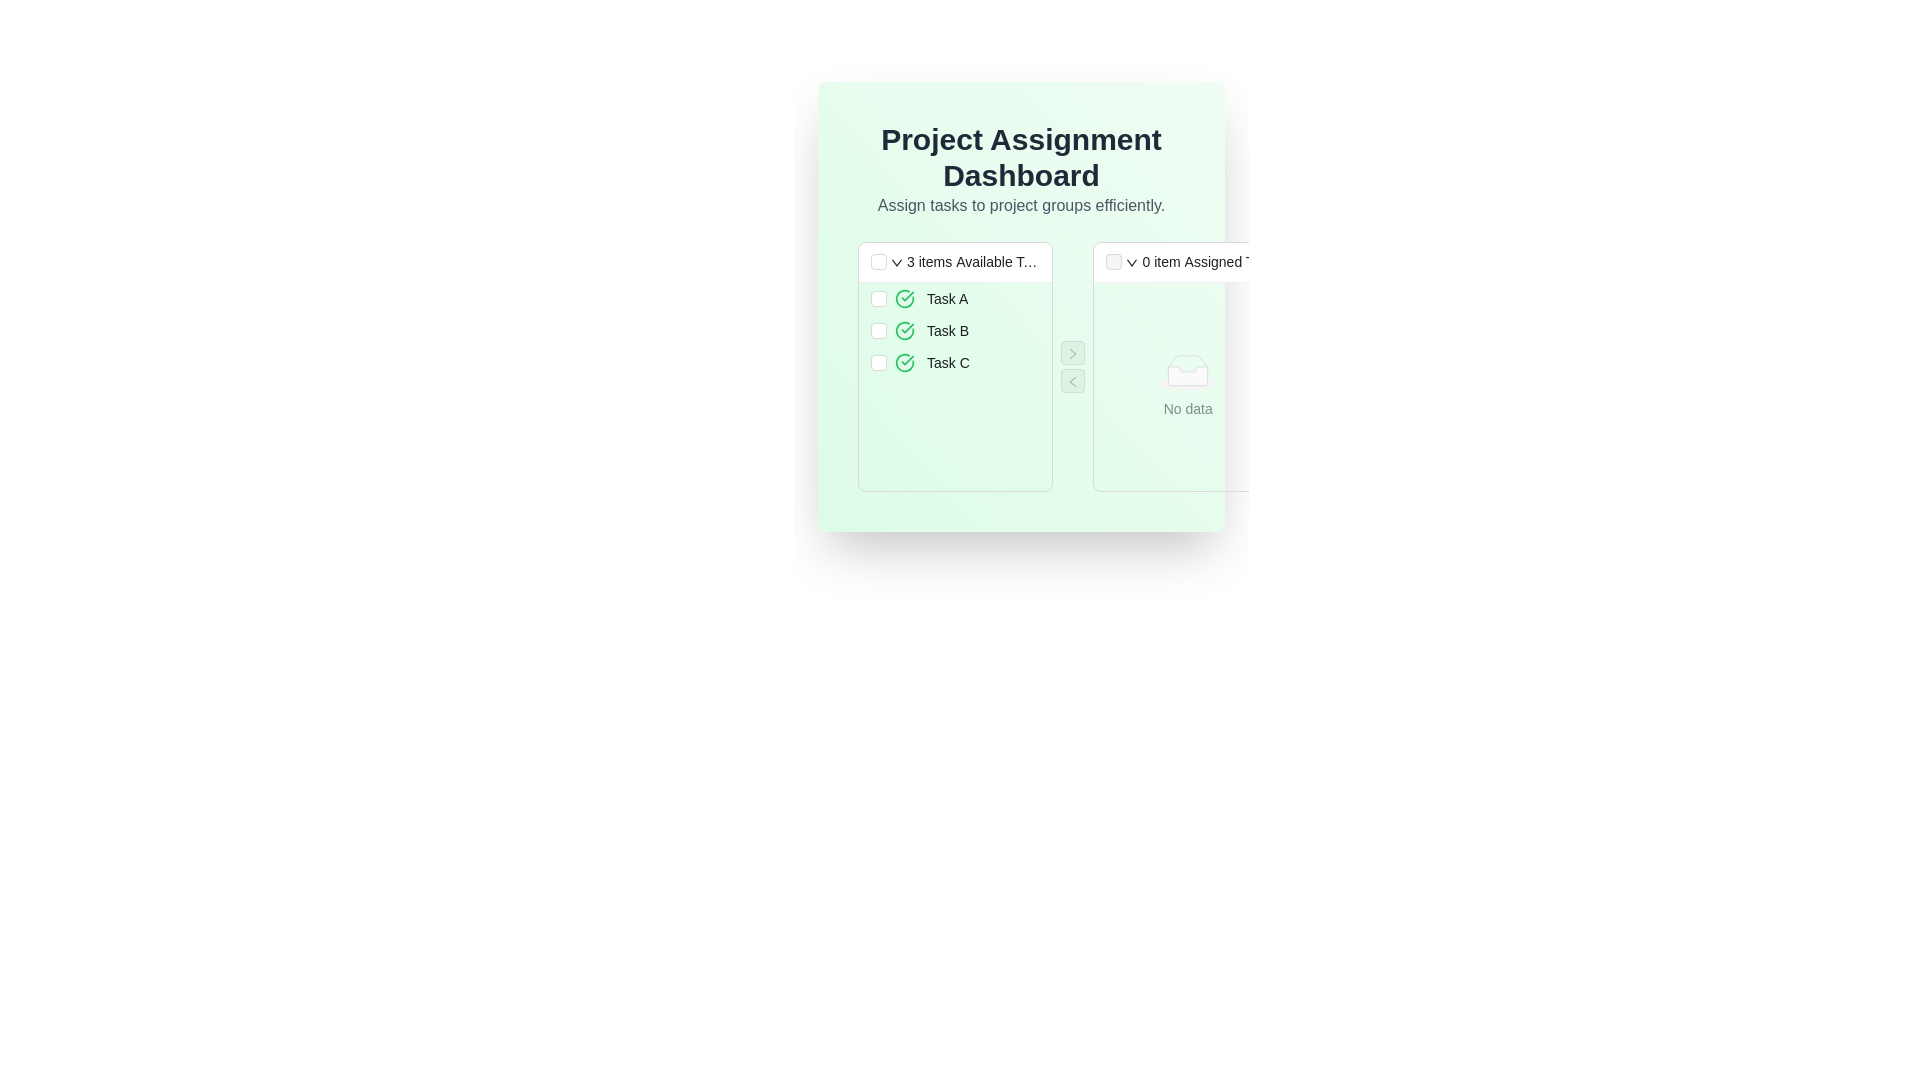 This screenshot has width=1920, height=1080. Describe the element at coordinates (904, 299) in the screenshot. I see `the green circular icon with a check mark located to the left of the text 'Task A'` at that location.